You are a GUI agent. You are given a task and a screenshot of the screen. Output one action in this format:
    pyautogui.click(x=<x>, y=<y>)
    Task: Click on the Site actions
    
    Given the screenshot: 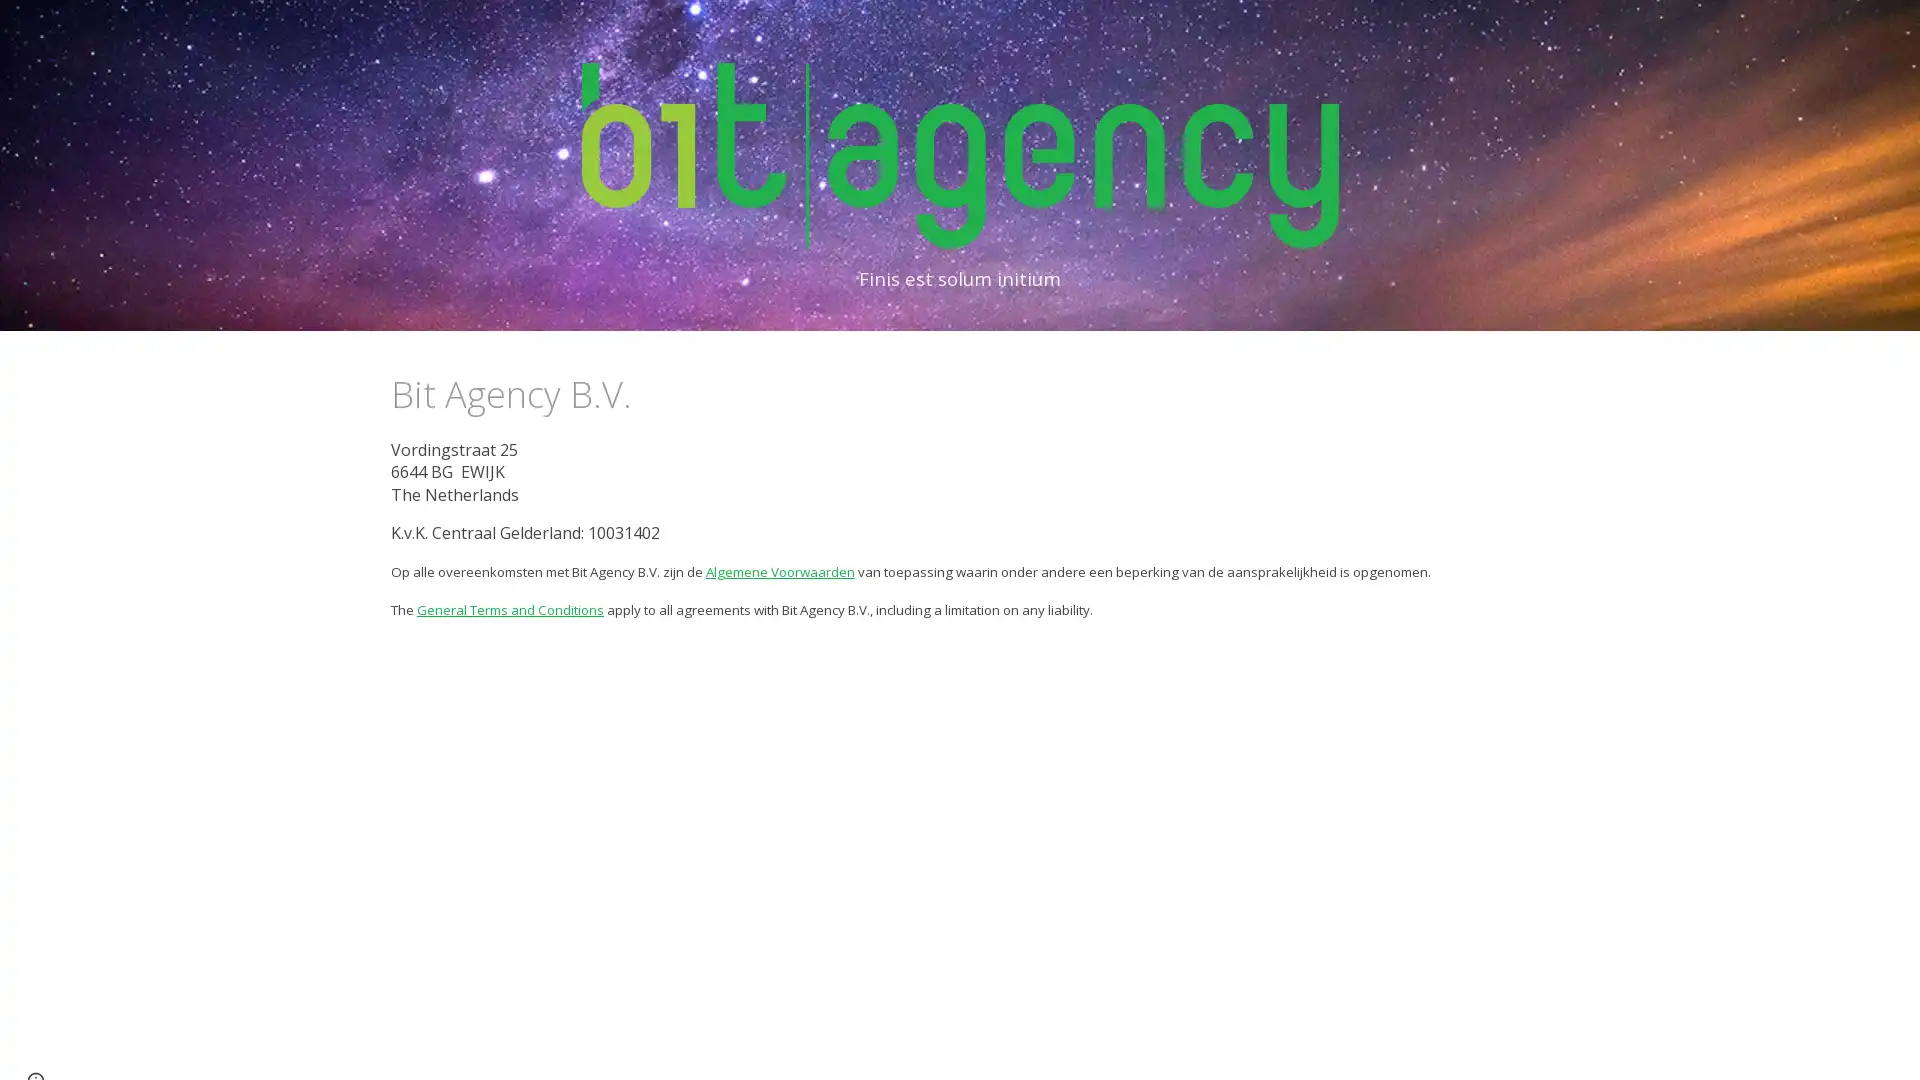 What is the action you would take?
    pyautogui.click(x=35, y=1044)
    